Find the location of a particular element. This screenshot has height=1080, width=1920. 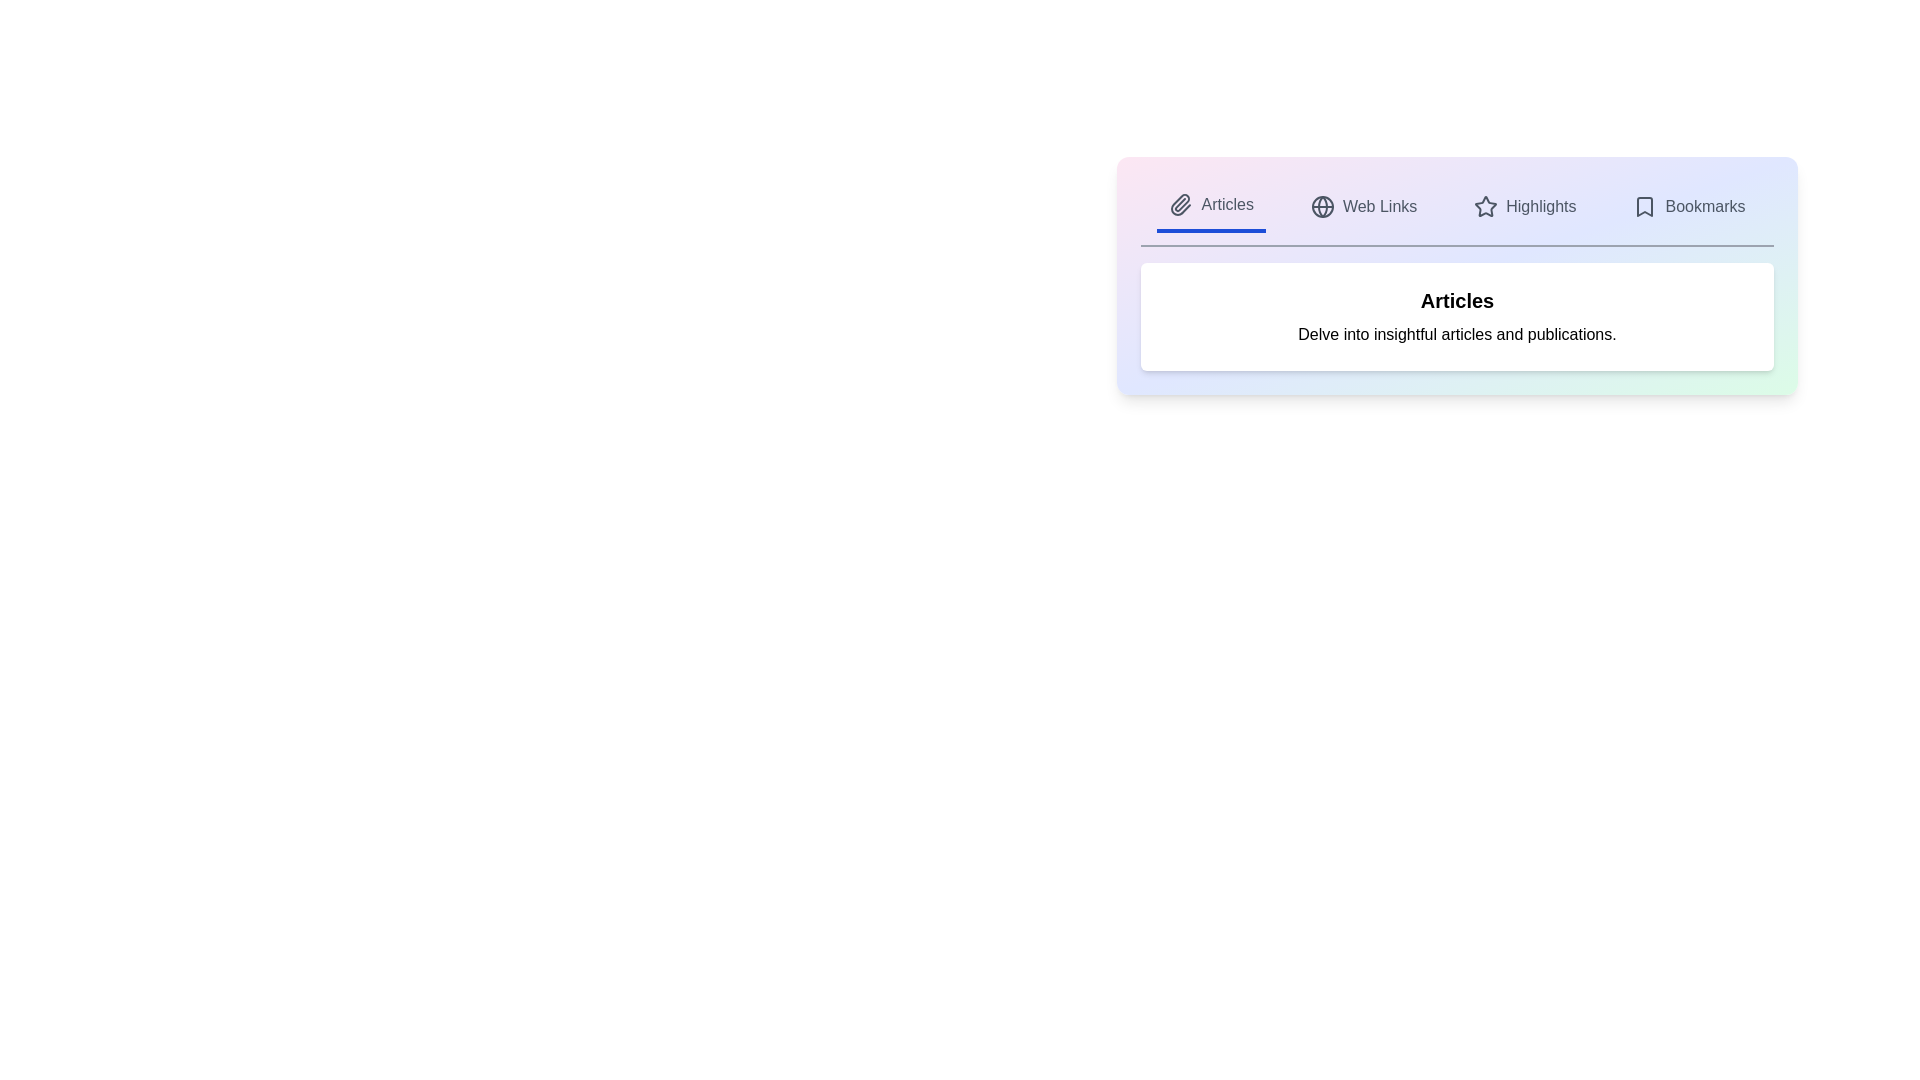

the tab labeled Highlights is located at coordinates (1524, 207).